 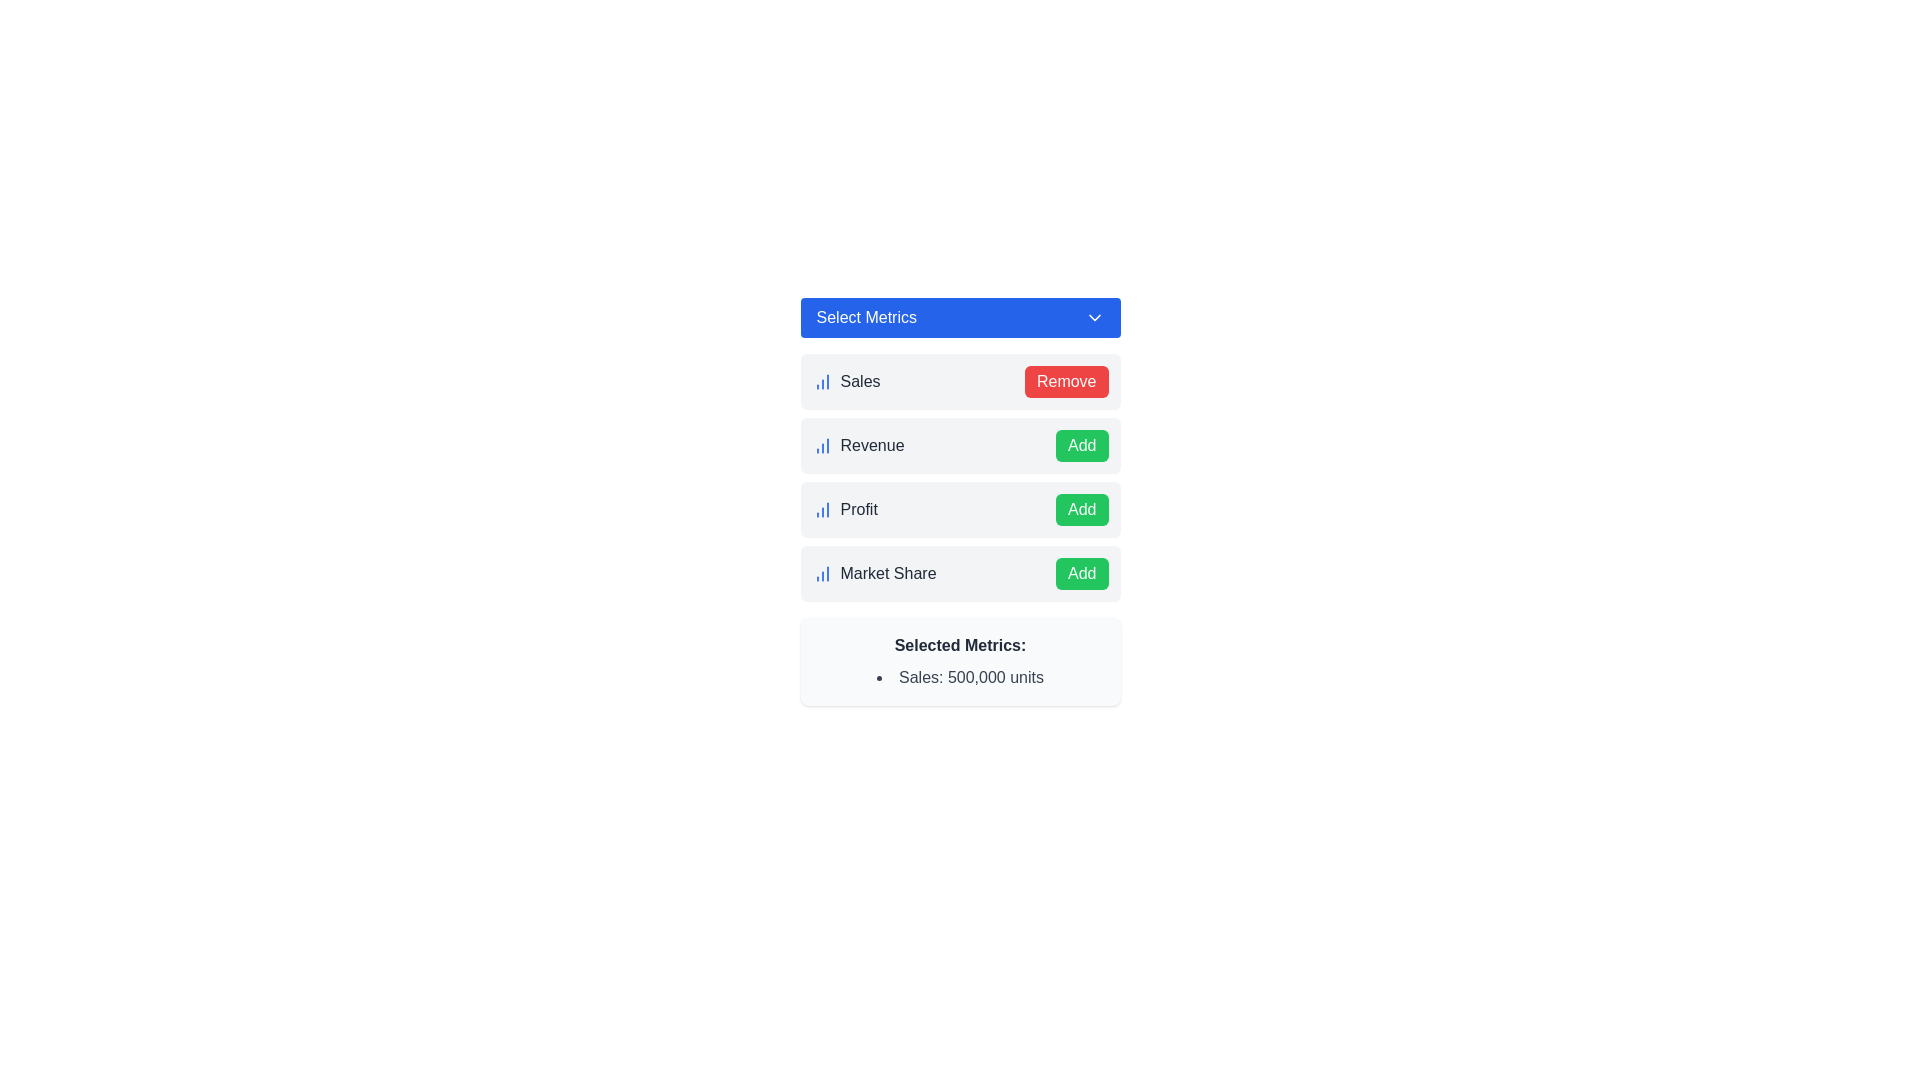 I want to click on the blue bar chart icon located to the immediate left of the 'Profit' label in the metric selection interface, so click(x=822, y=508).